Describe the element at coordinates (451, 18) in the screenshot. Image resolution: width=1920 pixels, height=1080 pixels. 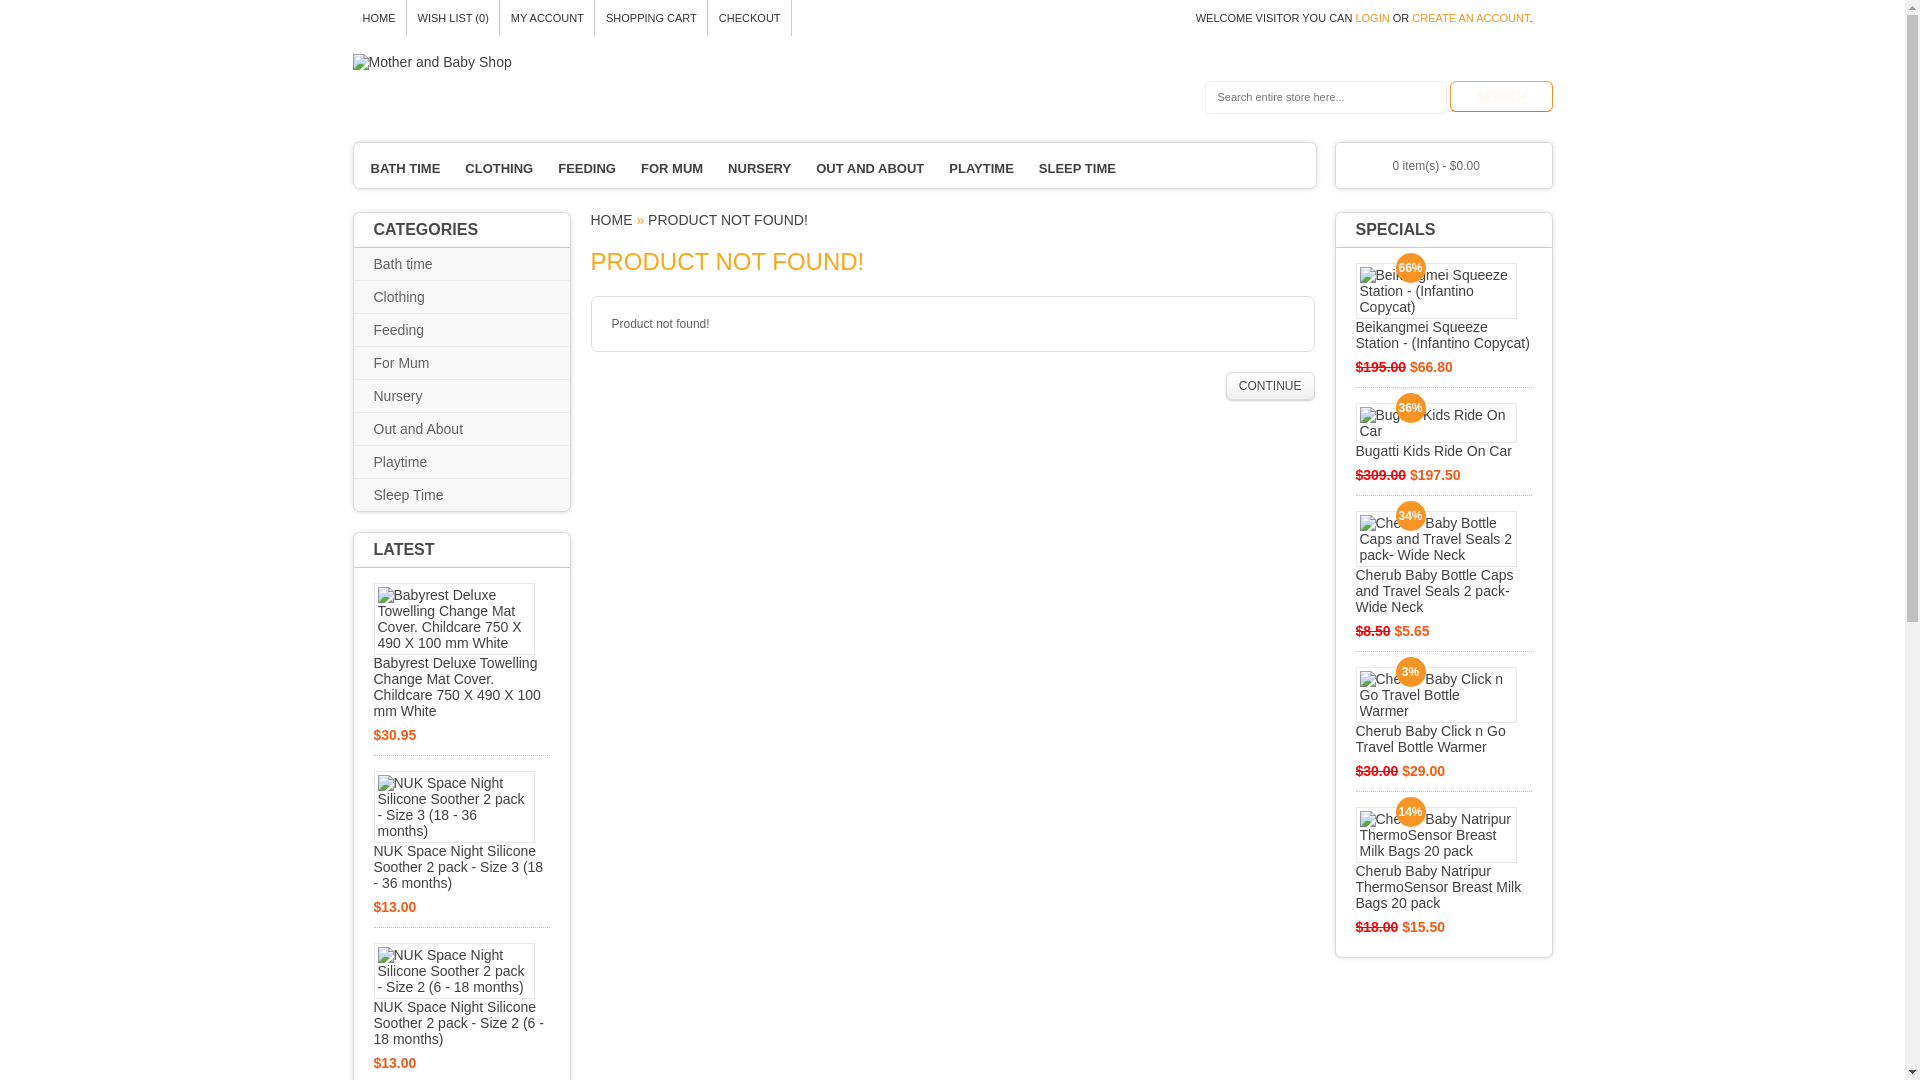
I see `'WISH LIST (0)'` at that location.